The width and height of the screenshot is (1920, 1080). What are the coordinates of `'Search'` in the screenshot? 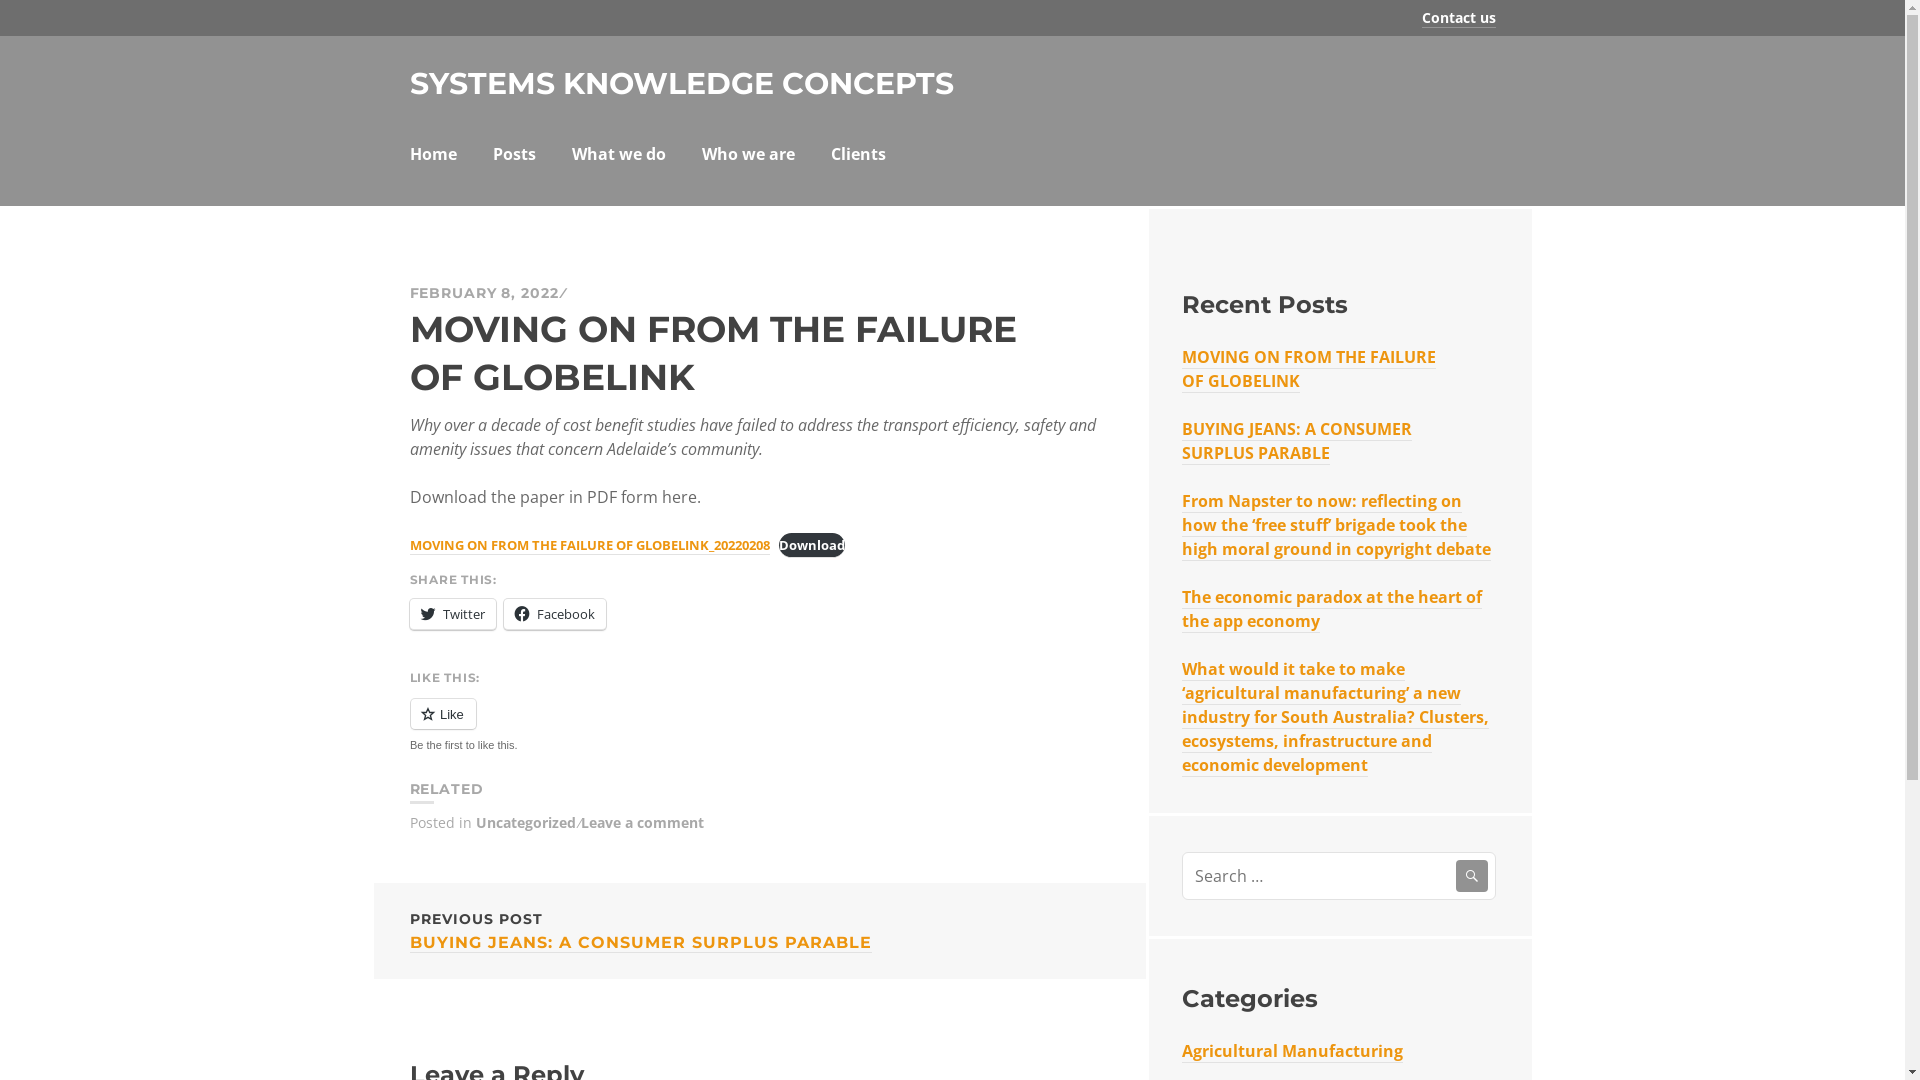 It's located at (1472, 874).